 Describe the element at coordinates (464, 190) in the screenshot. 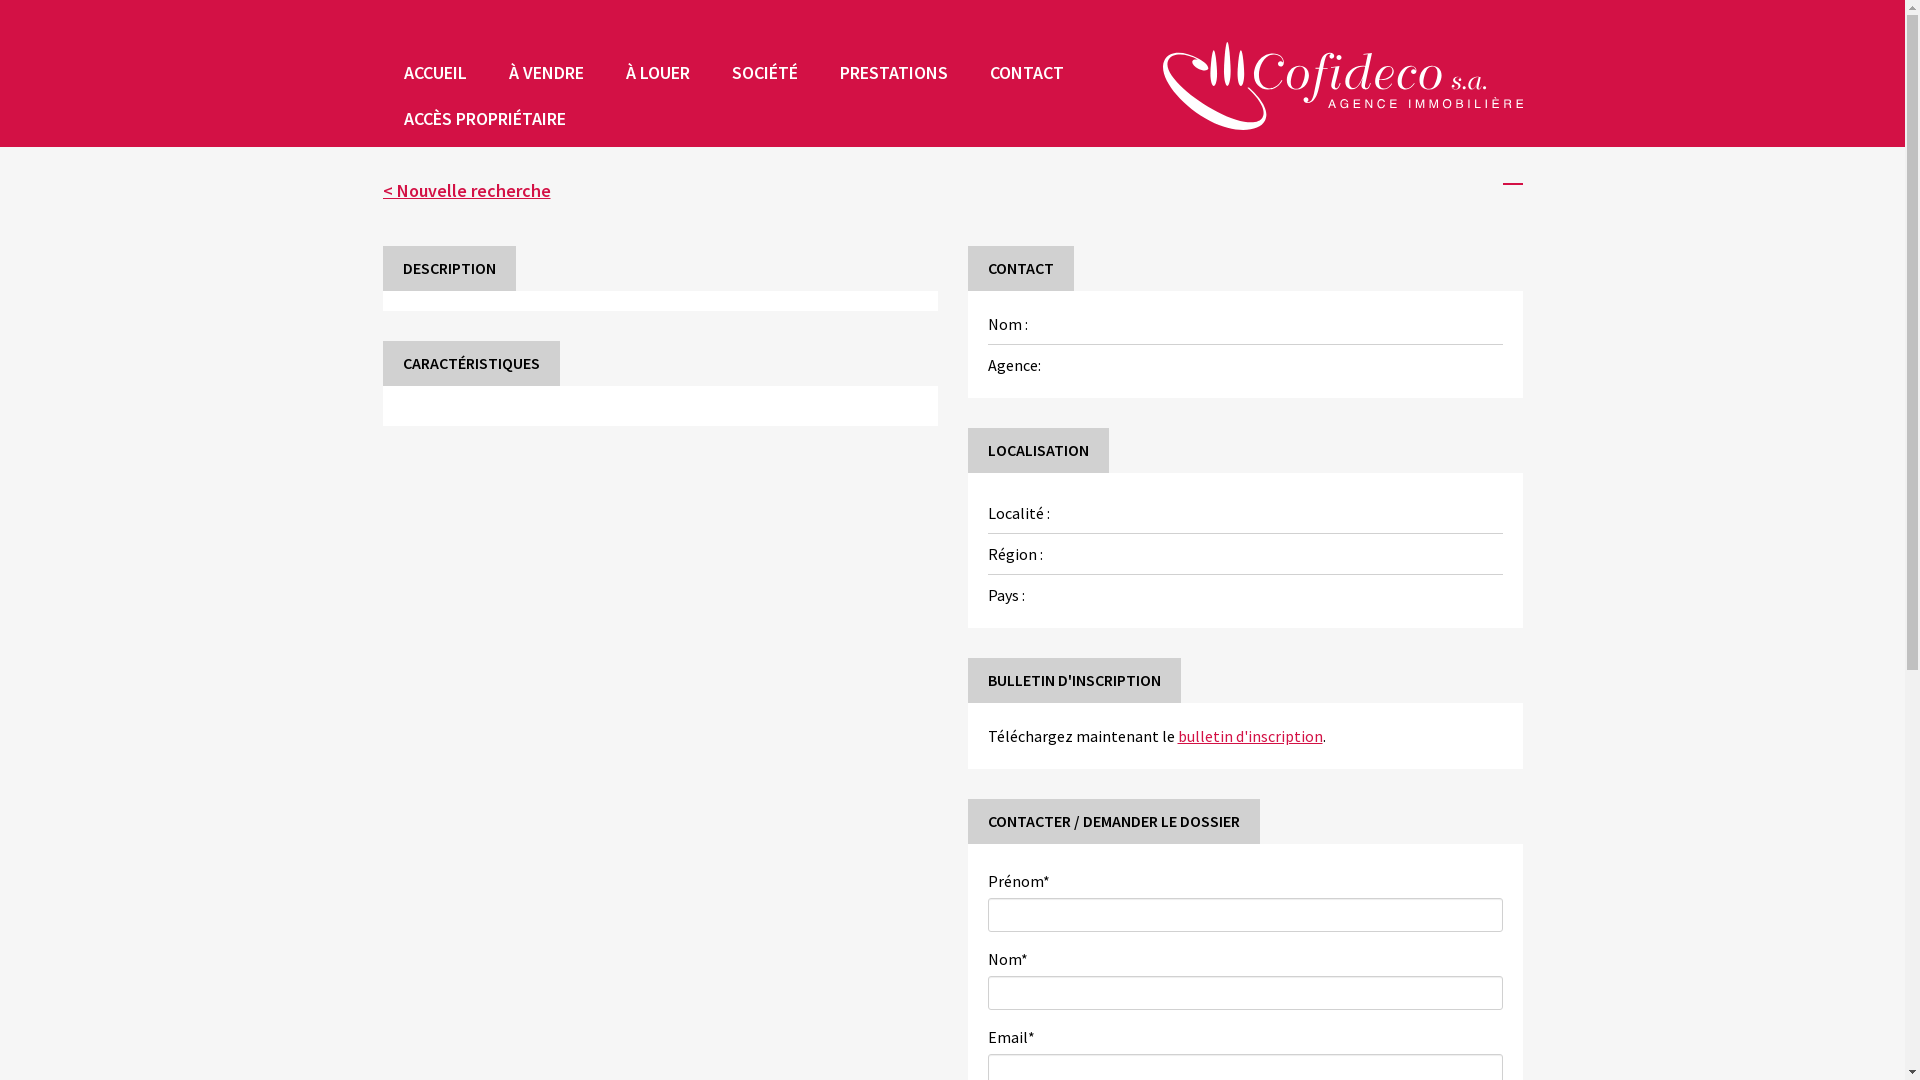

I see `'< Nouvelle recherche'` at that location.